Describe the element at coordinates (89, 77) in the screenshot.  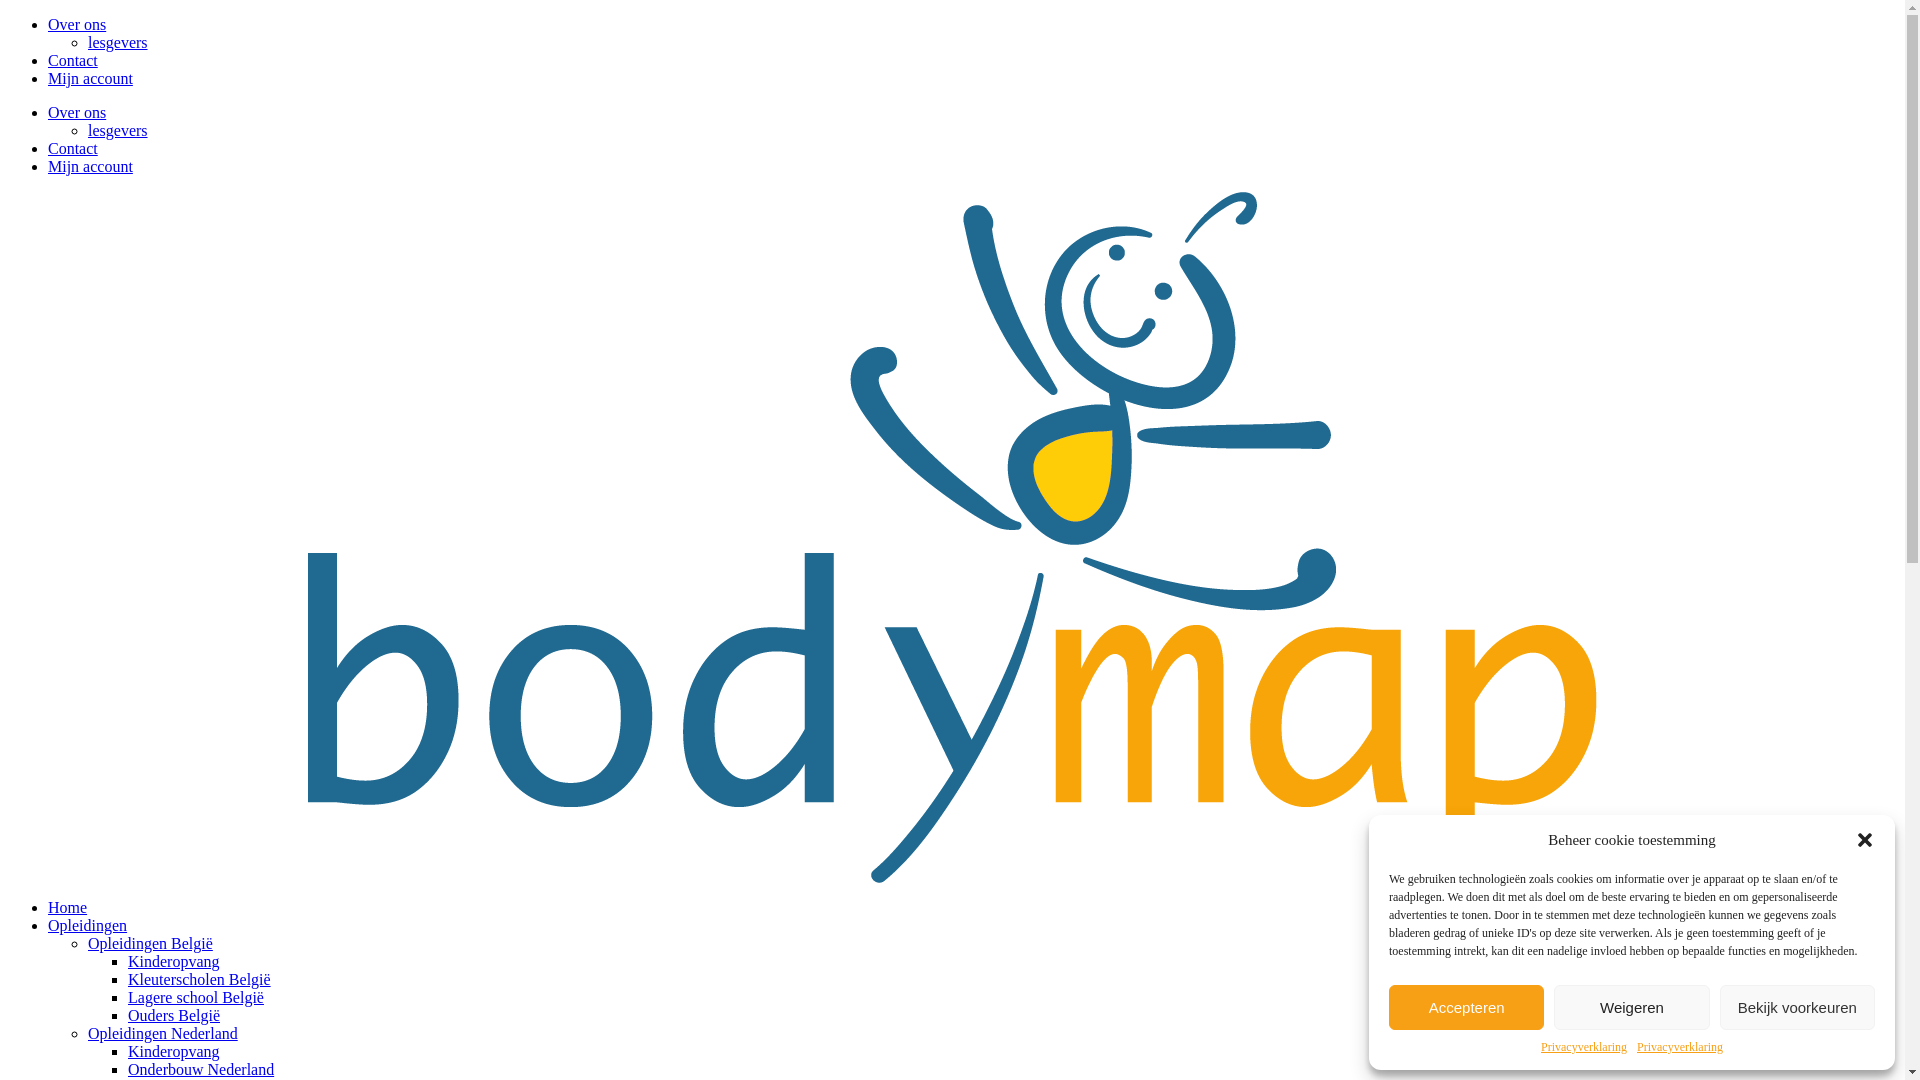
I see `'Mijn account'` at that location.